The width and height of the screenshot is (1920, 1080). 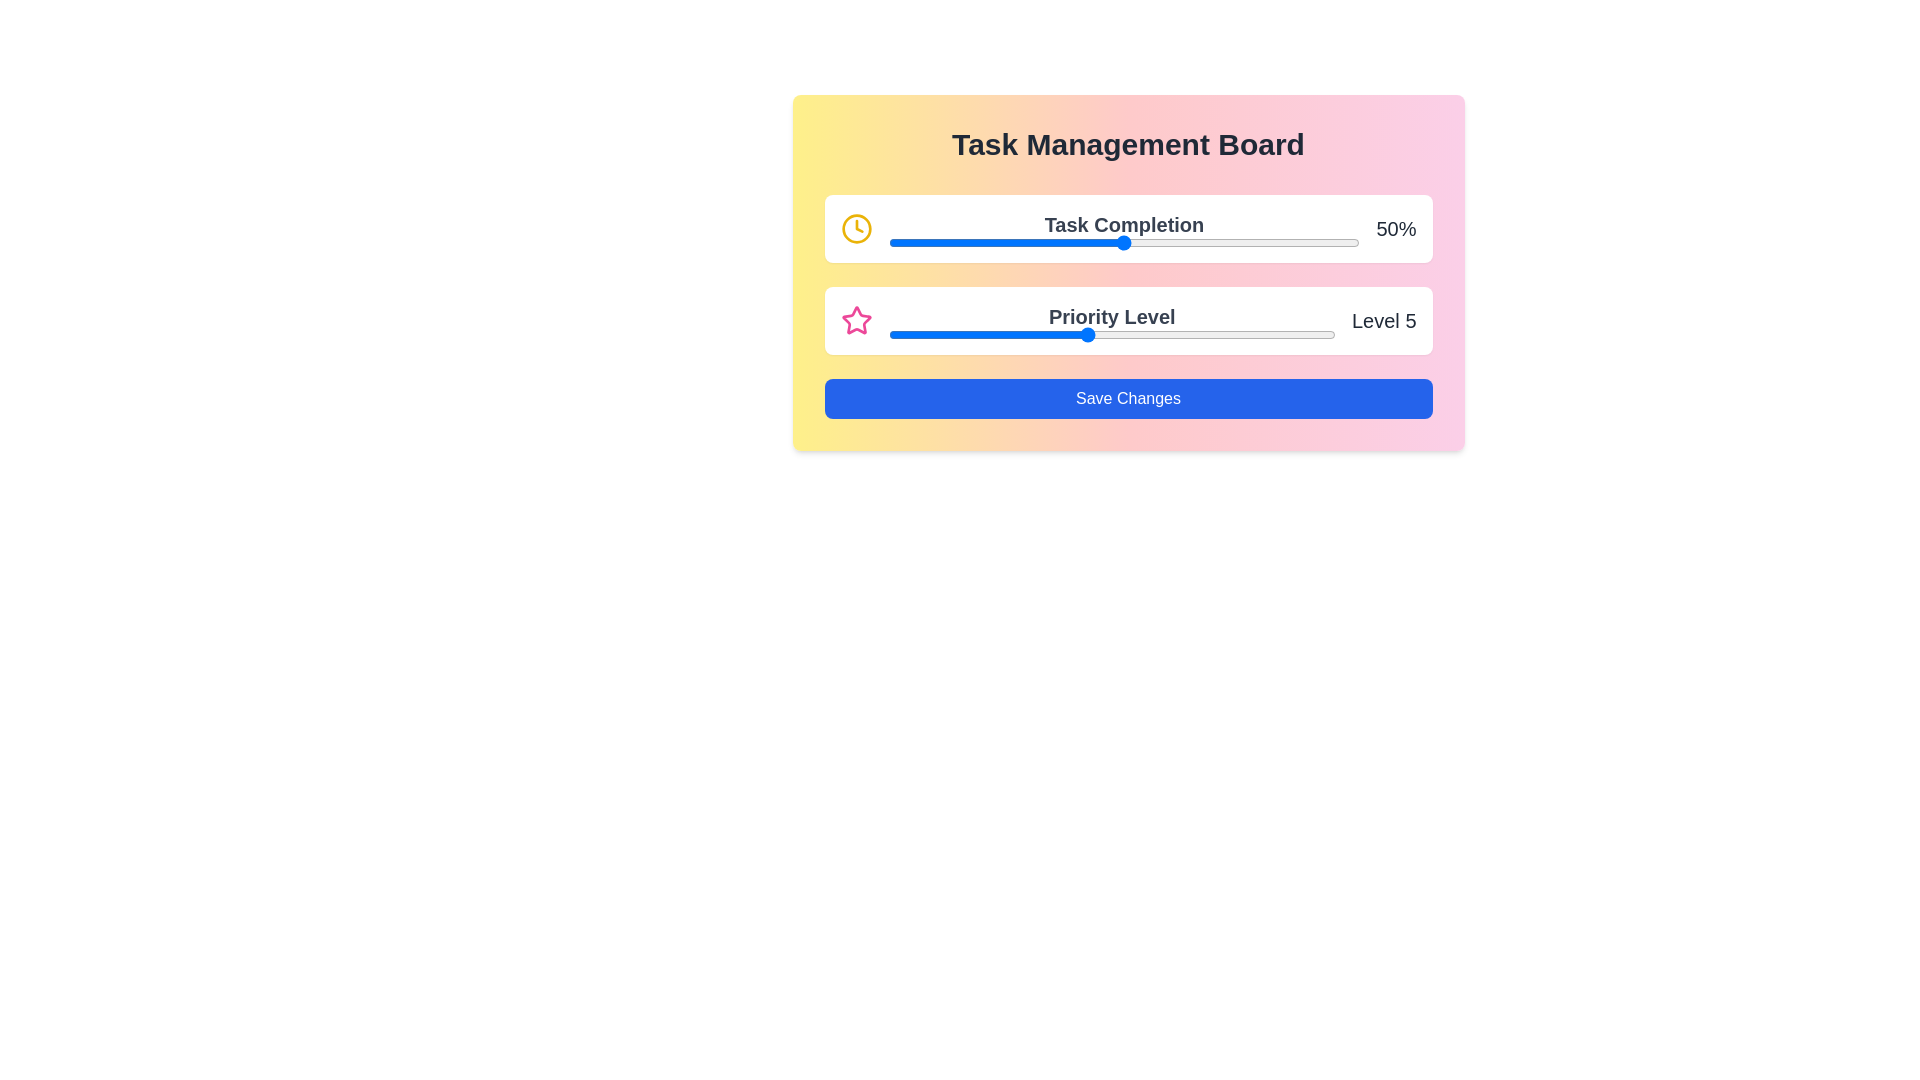 What do you see at coordinates (1037, 334) in the screenshot?
I see `priority level` at bounding box center [1037, 334].